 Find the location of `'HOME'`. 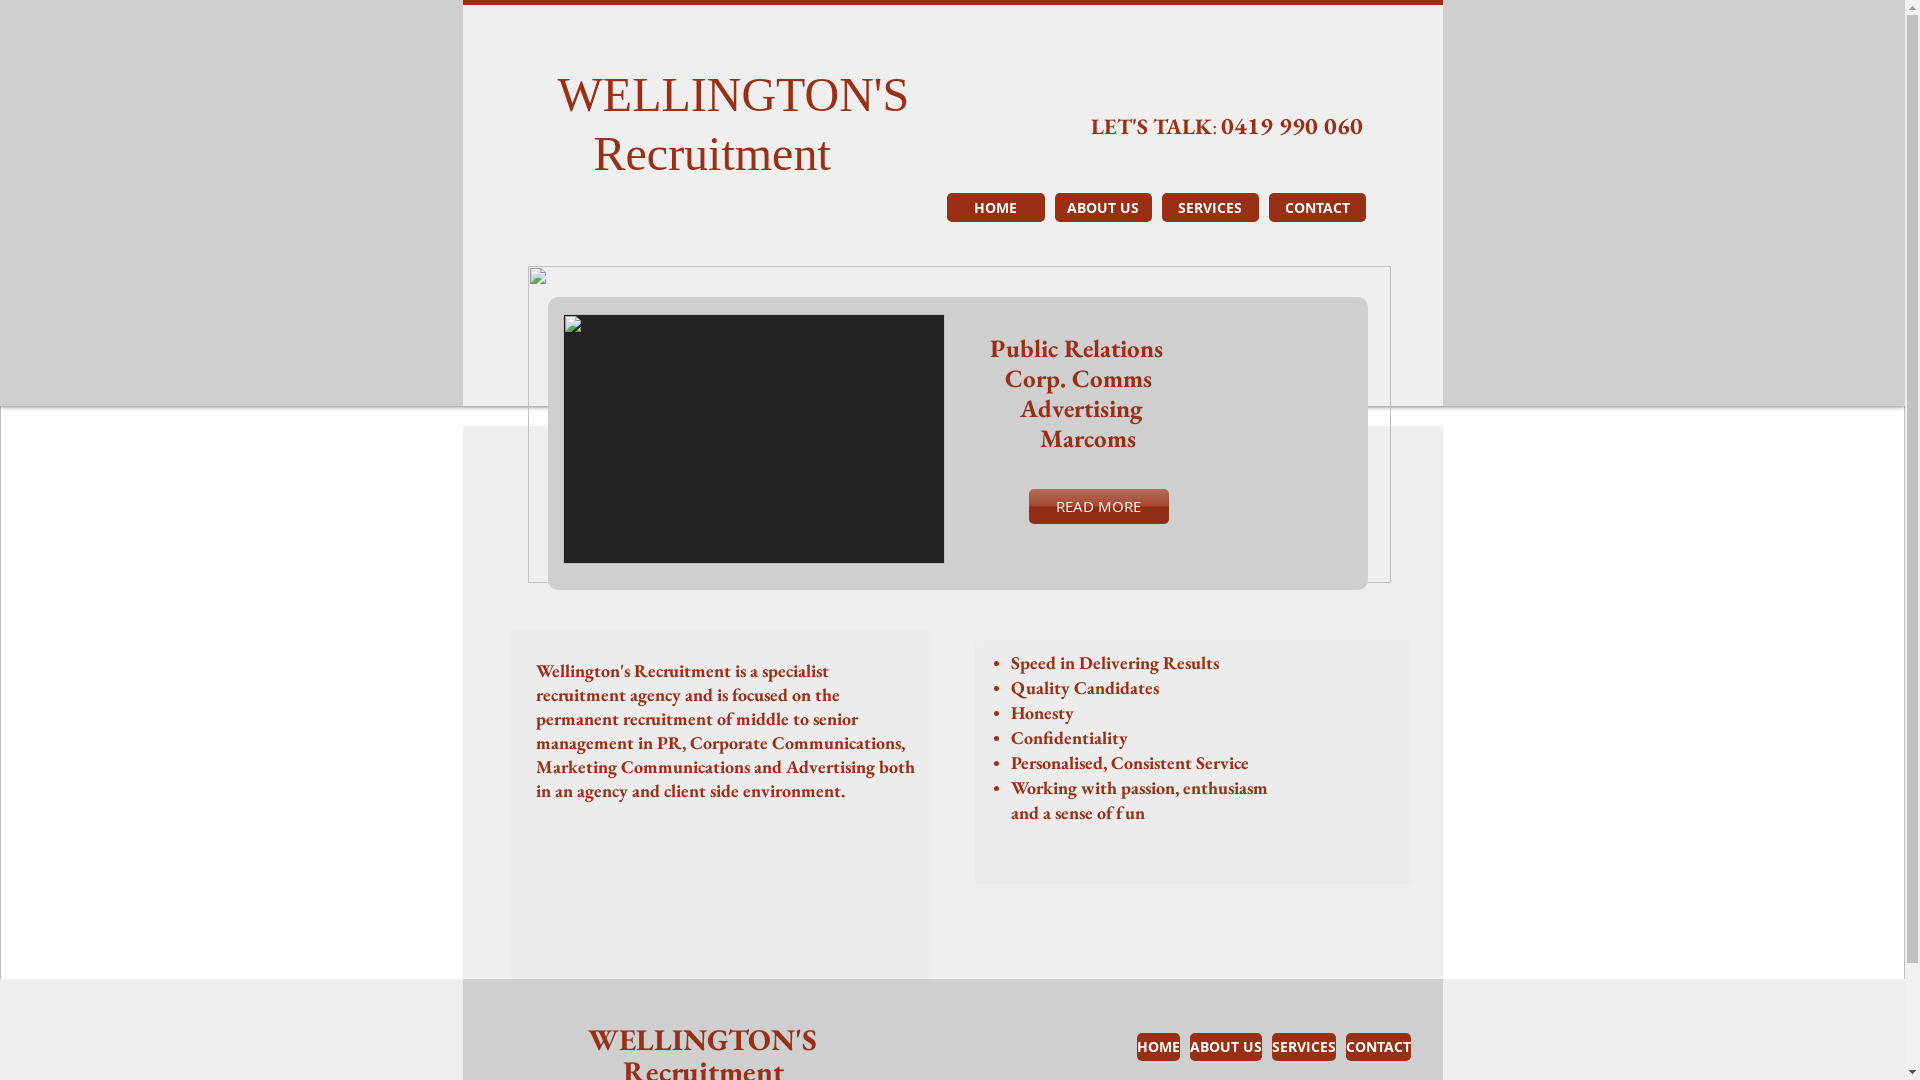

'HOME' is located at coordinates (994, 207).